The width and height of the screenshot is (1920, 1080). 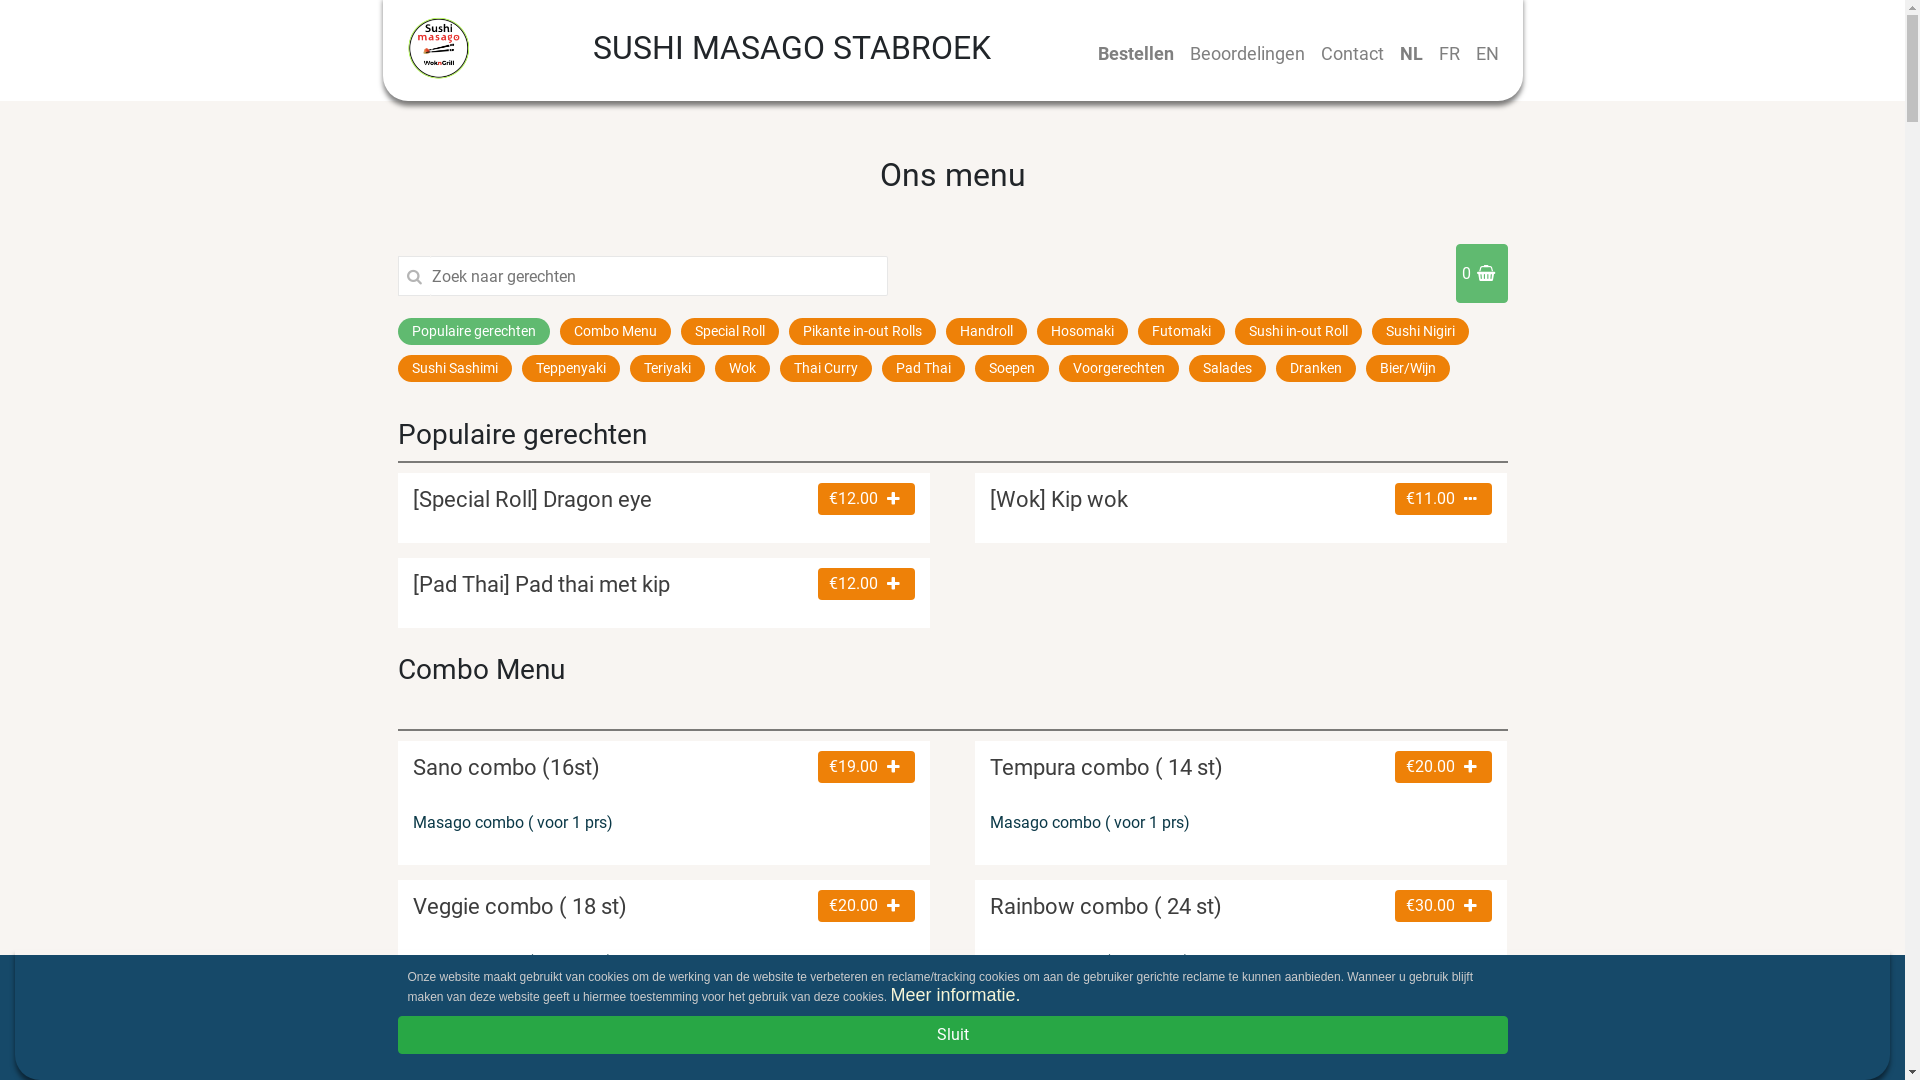 What do you see at coordinates (1410, 52) in the screenshot?
I see `'NL'` at bounding box center [1410, 52].